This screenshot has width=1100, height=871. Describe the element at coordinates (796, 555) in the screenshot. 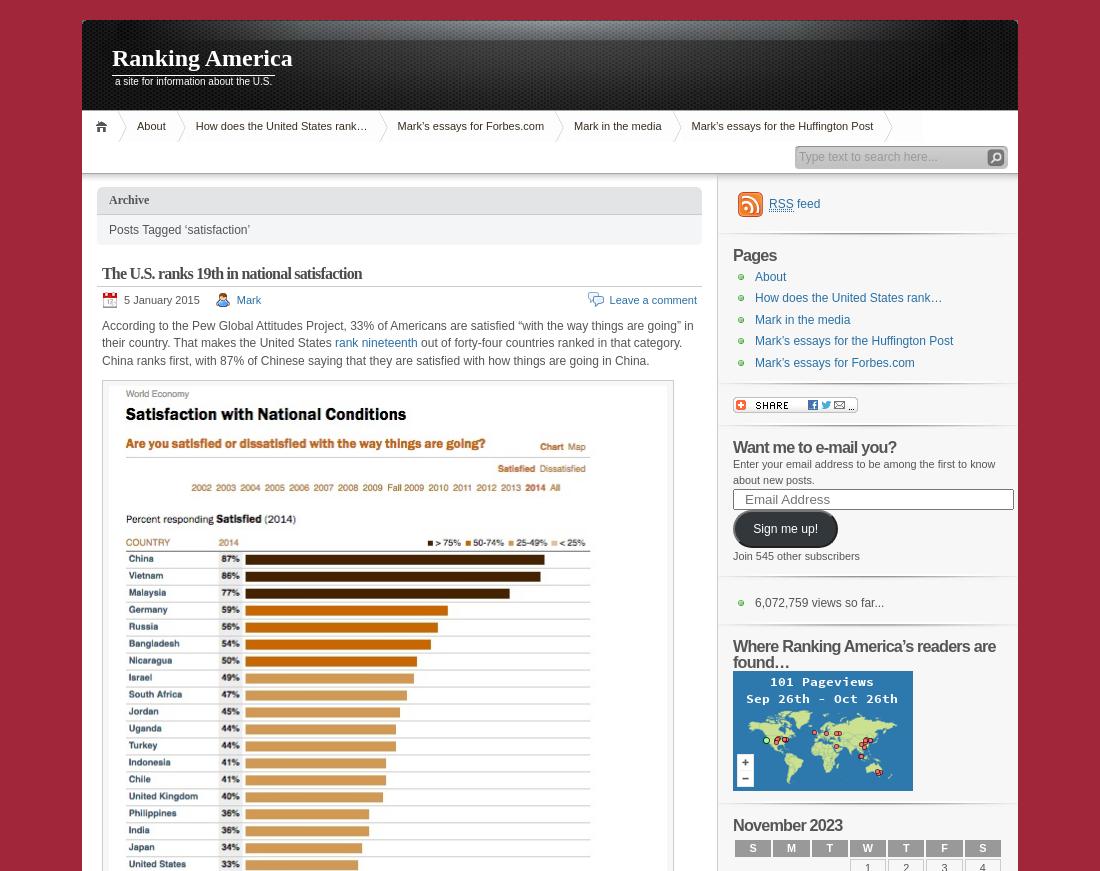

I see `'Join 545 other subscribers'` at that location.